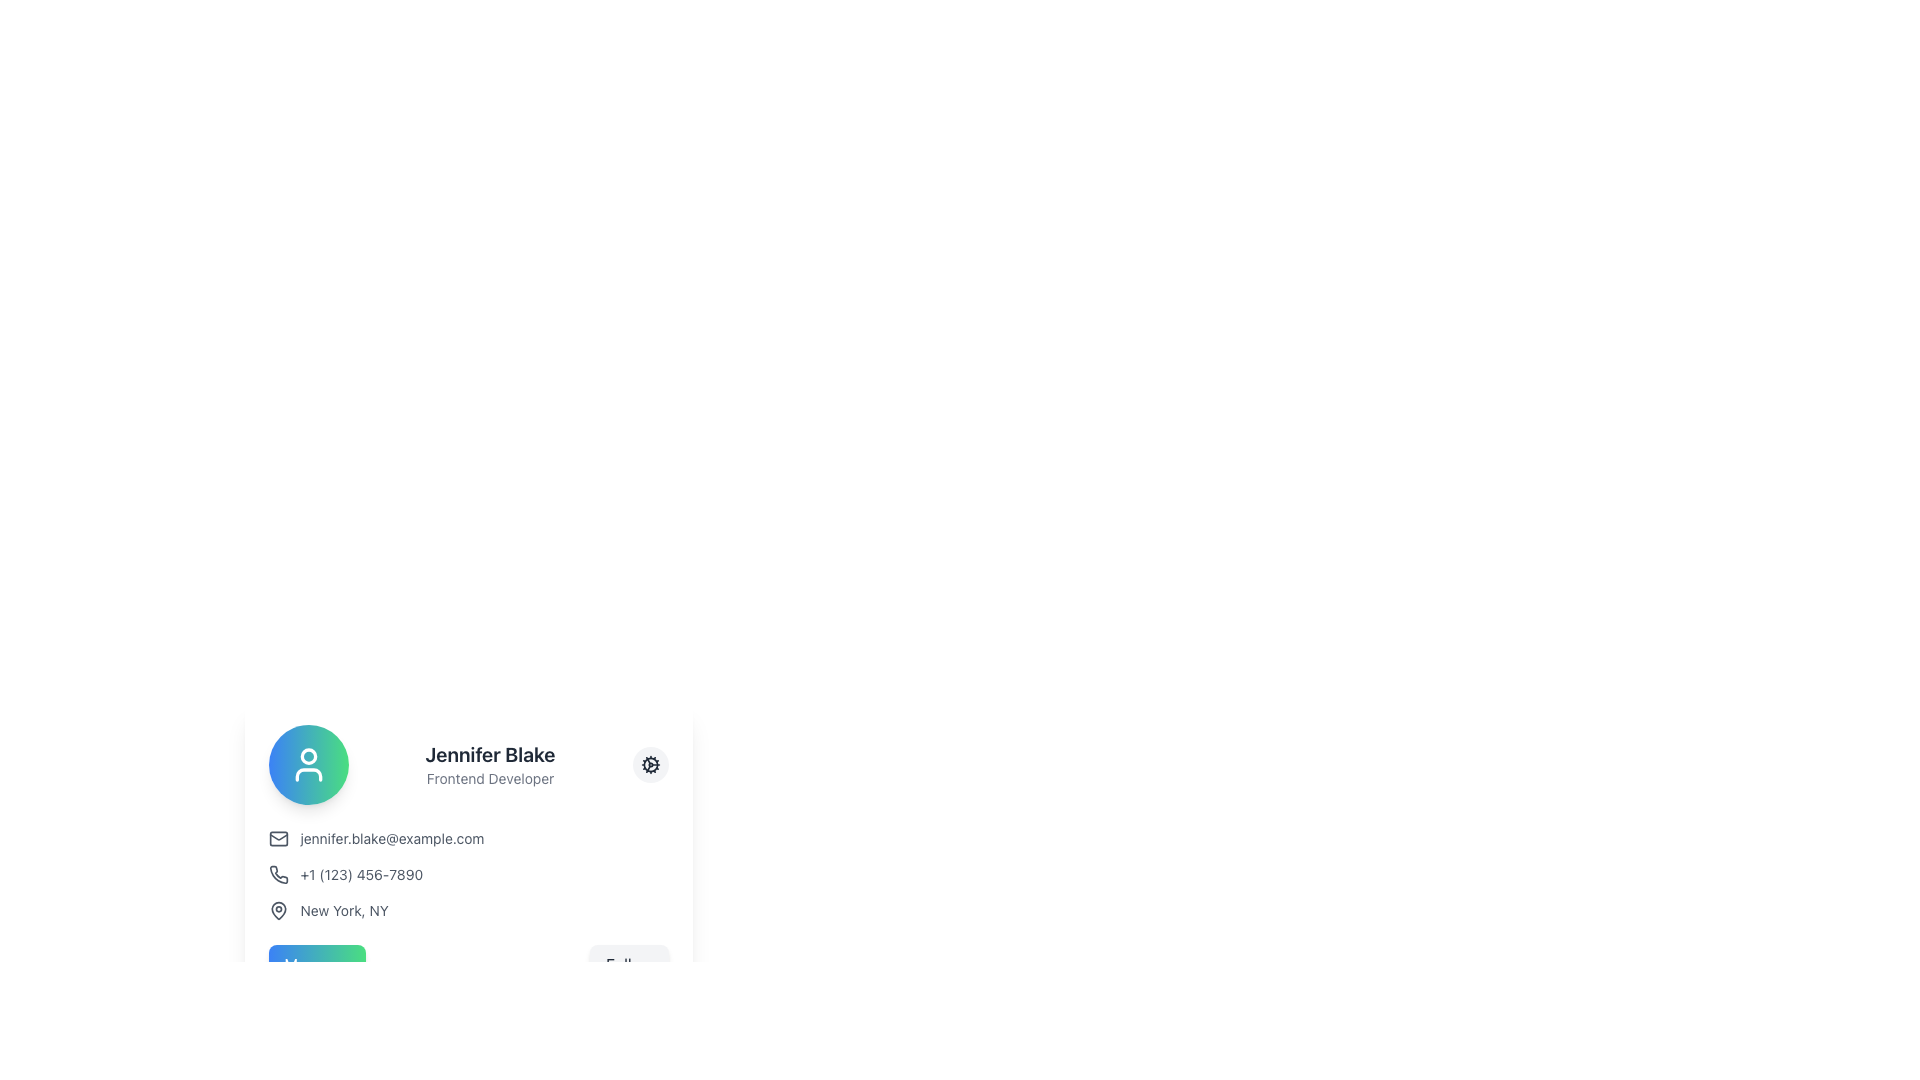  Describe the element at coordinates (277, 837) in the screenshot. I see `the envelope flap icon representing email, located in the contact details section next to the user's email address` at that location.